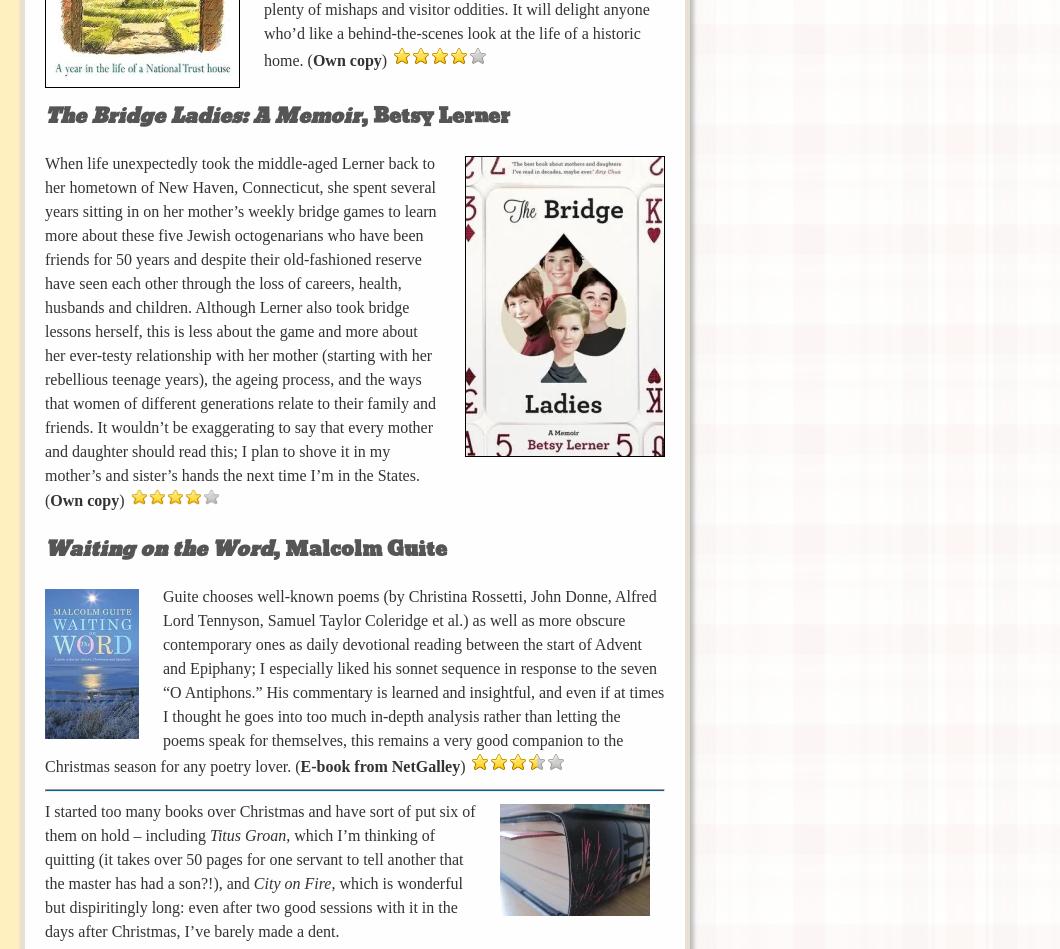 This screenshot has width=1060, height=949. Describe the element at coordinates (158, 546) in the screenshot. I see `'Waiting on the Word'` at that location.